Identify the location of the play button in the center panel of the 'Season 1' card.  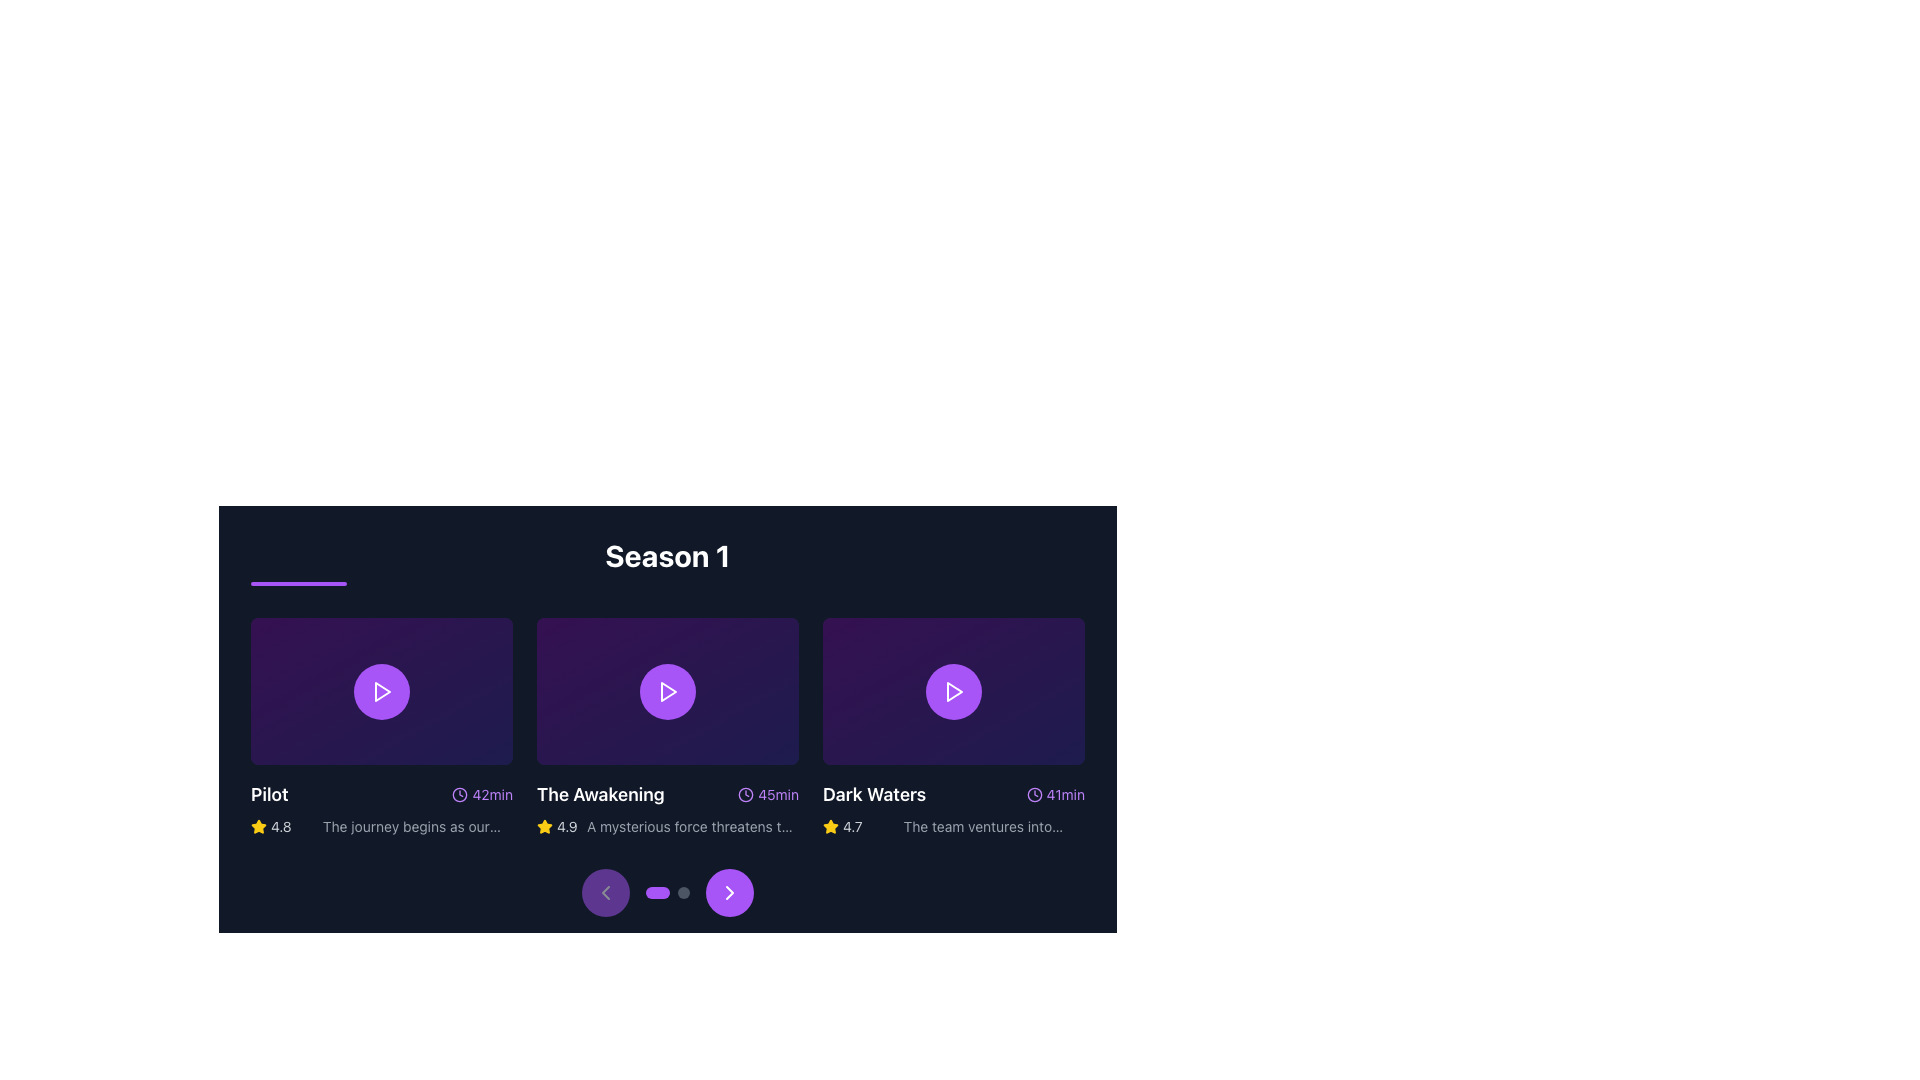
(667, 726).